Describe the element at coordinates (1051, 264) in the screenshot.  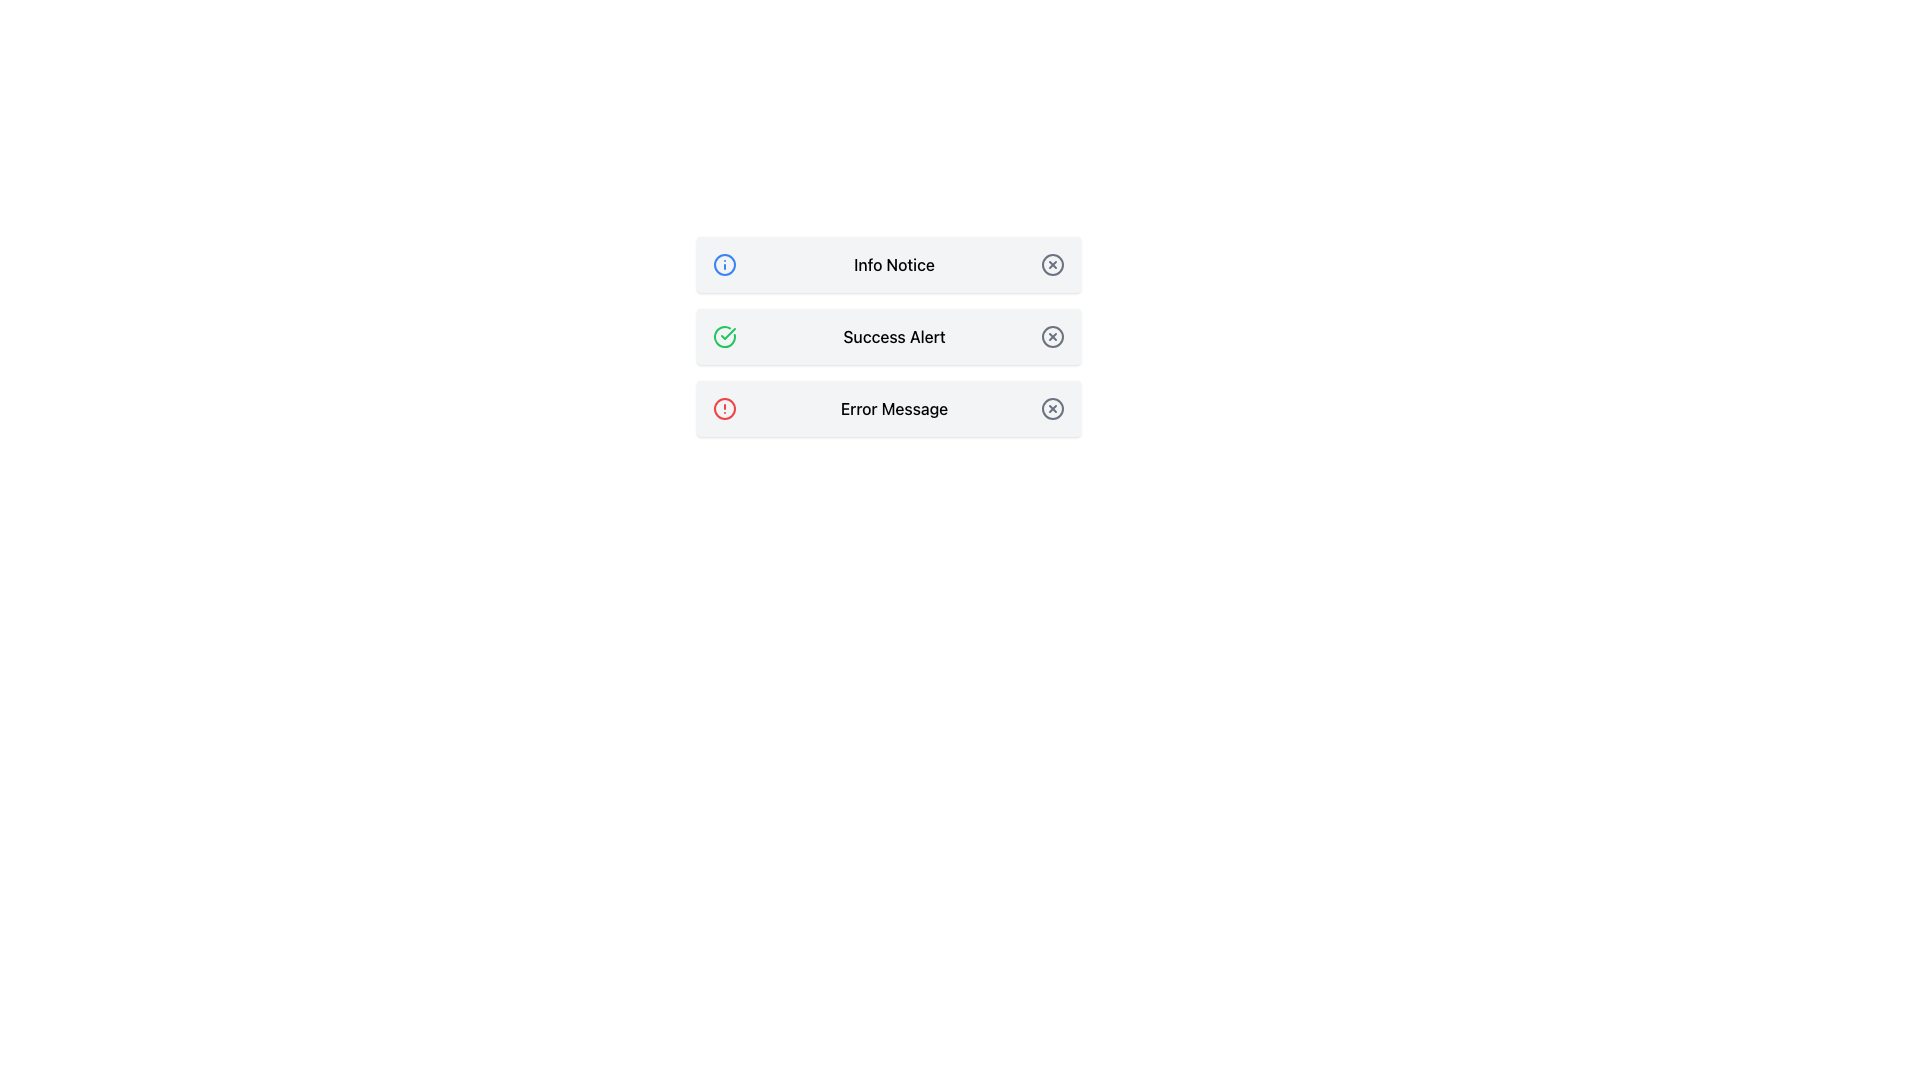
I see `the Close button icon located on the right end of the 'Info Notice' notification row` at that location.